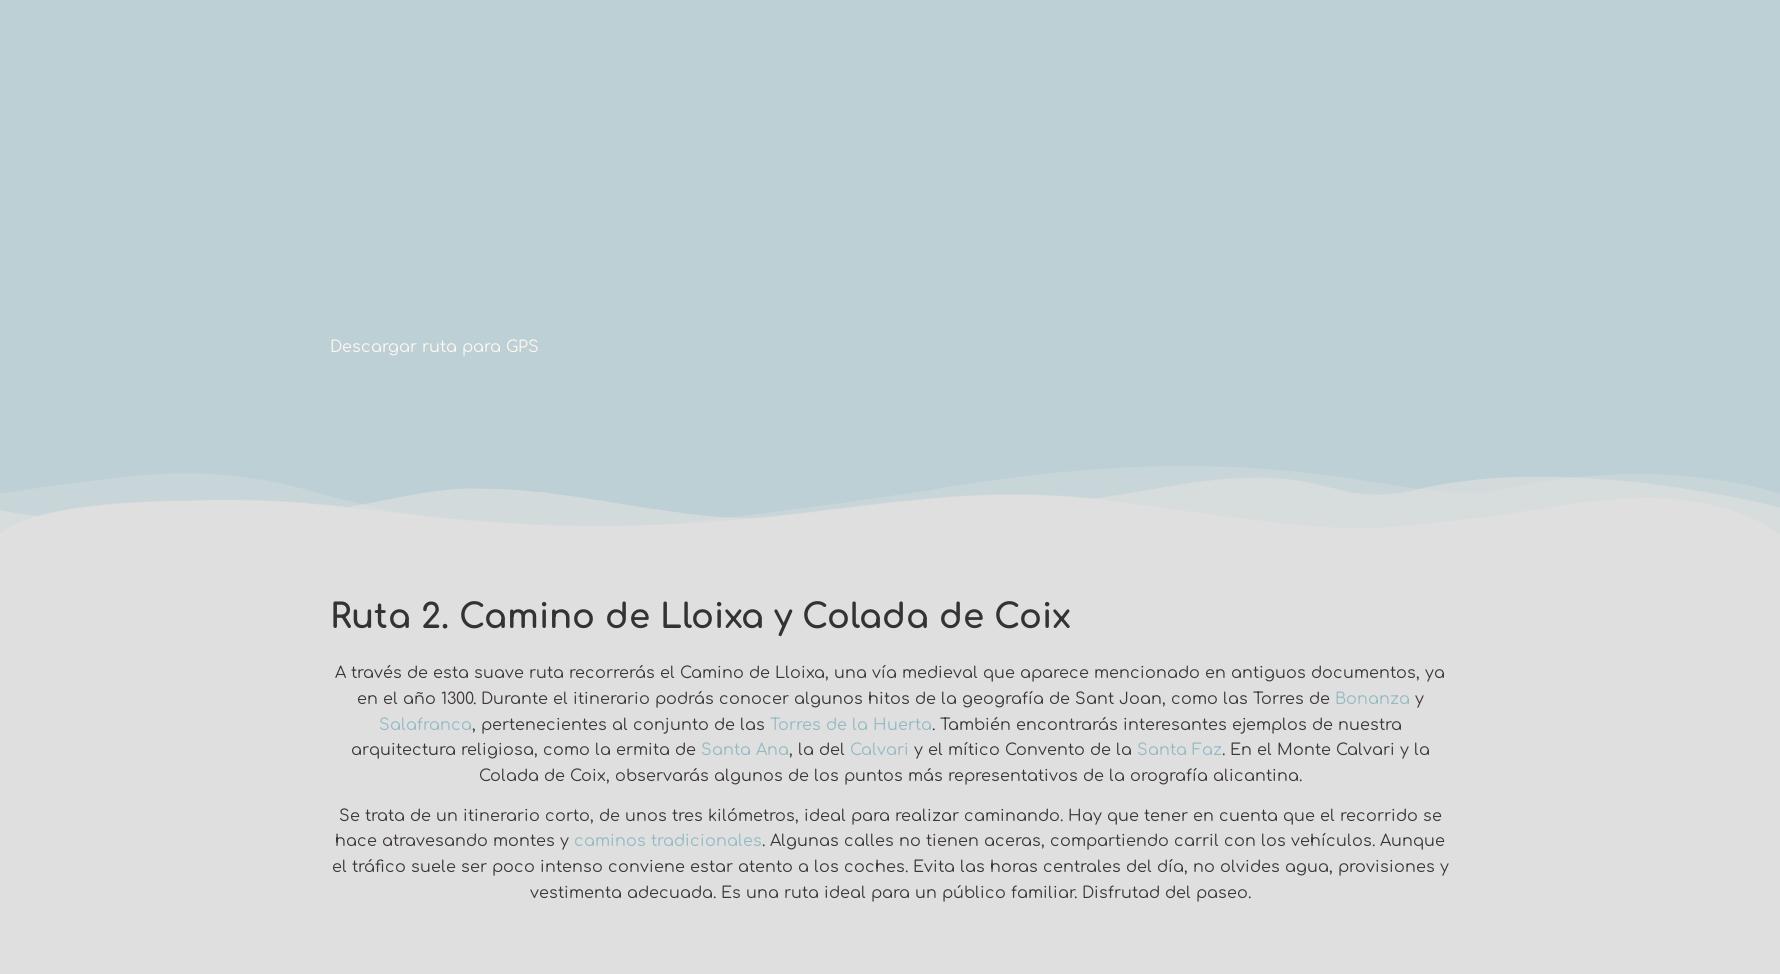 Image resolution: width=1780 pixels, height=974 pixels. What do you see at coordinates (890, 685) in the screenshot?
I see `'A través de esta suave ruta recorrerás el Camino de Lloixa, una vía medieval que aparece mencionado en antiguos documentos, ya en el año 1300. Durante el itinerario podrás conocer algunos hitos de la geografía de Sant Joan, como las Torres de'` at bounding box center [890, 685].